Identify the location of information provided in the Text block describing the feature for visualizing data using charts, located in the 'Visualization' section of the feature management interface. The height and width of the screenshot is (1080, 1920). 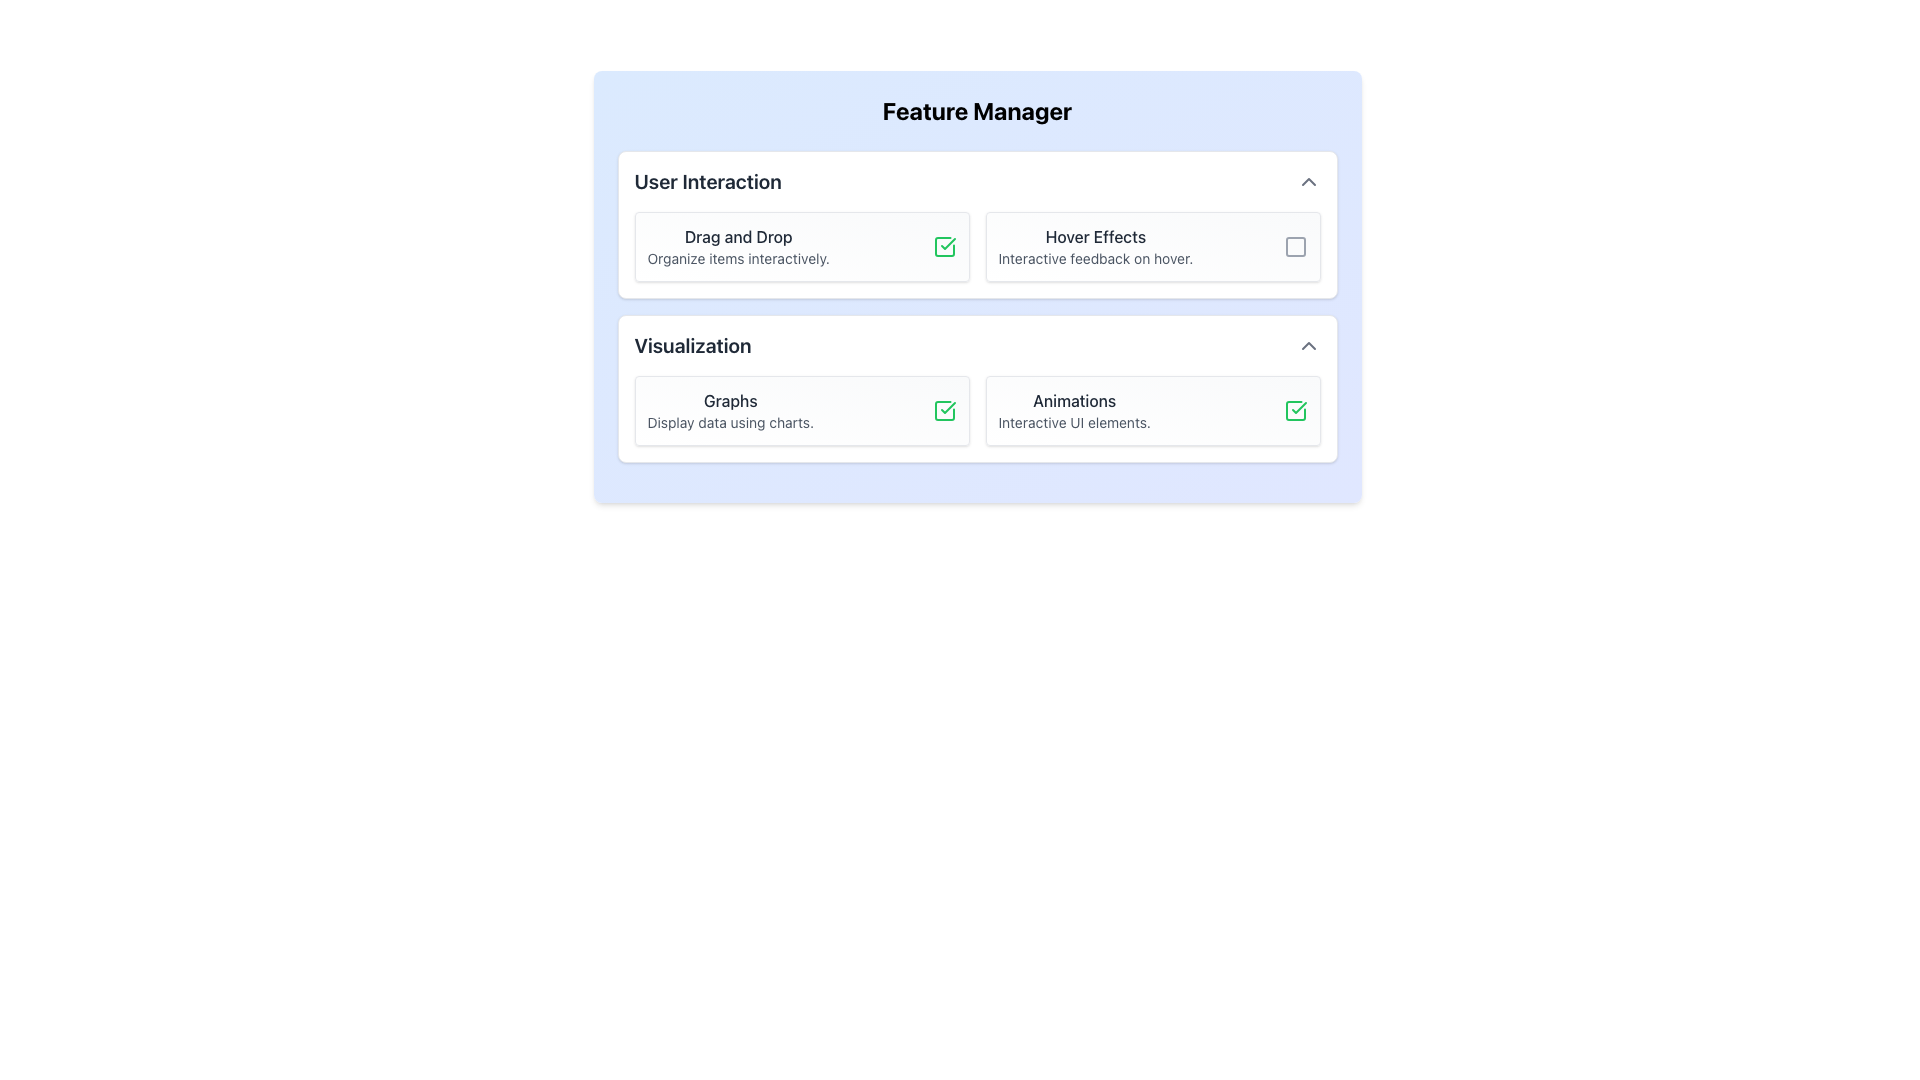
(729, 410).